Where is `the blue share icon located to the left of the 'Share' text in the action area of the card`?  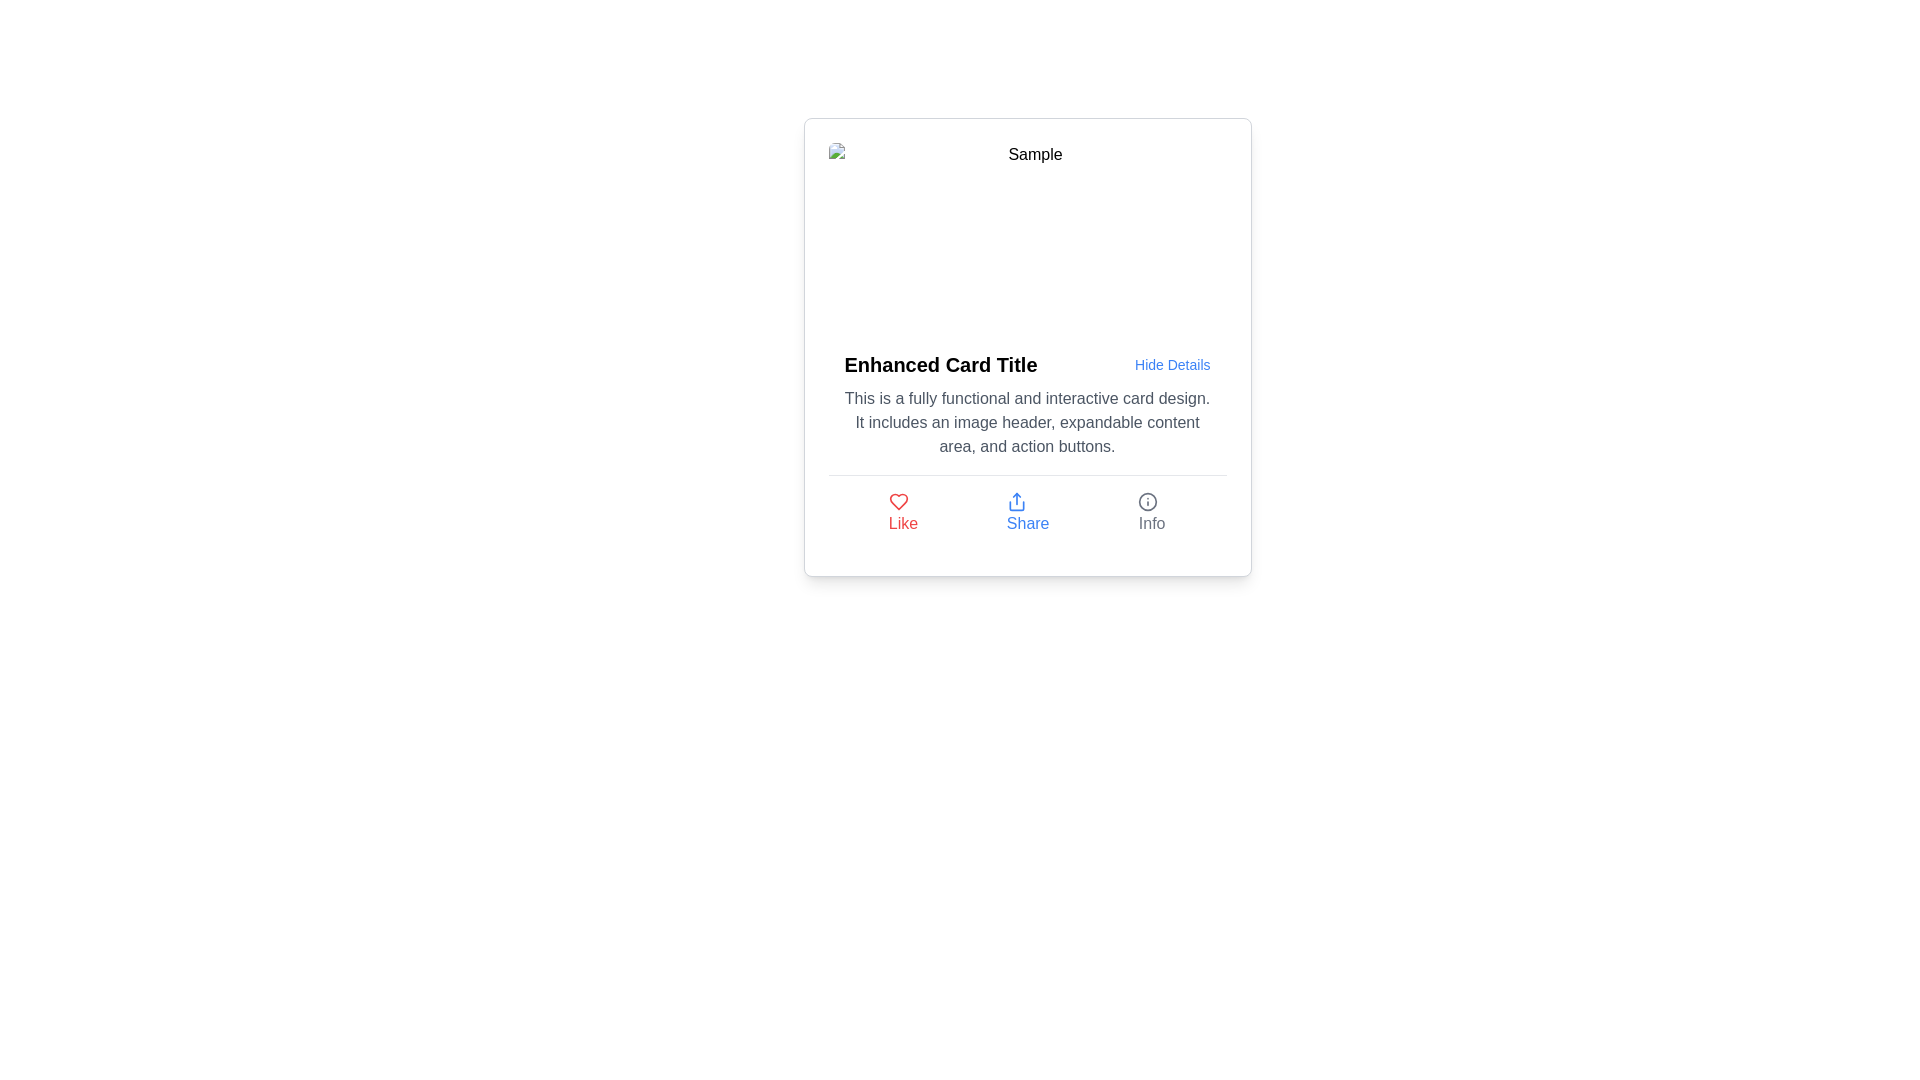 the blue share icon located to the left of the 'Share' text in the action area of the card is located at coordinates (1016, 500).